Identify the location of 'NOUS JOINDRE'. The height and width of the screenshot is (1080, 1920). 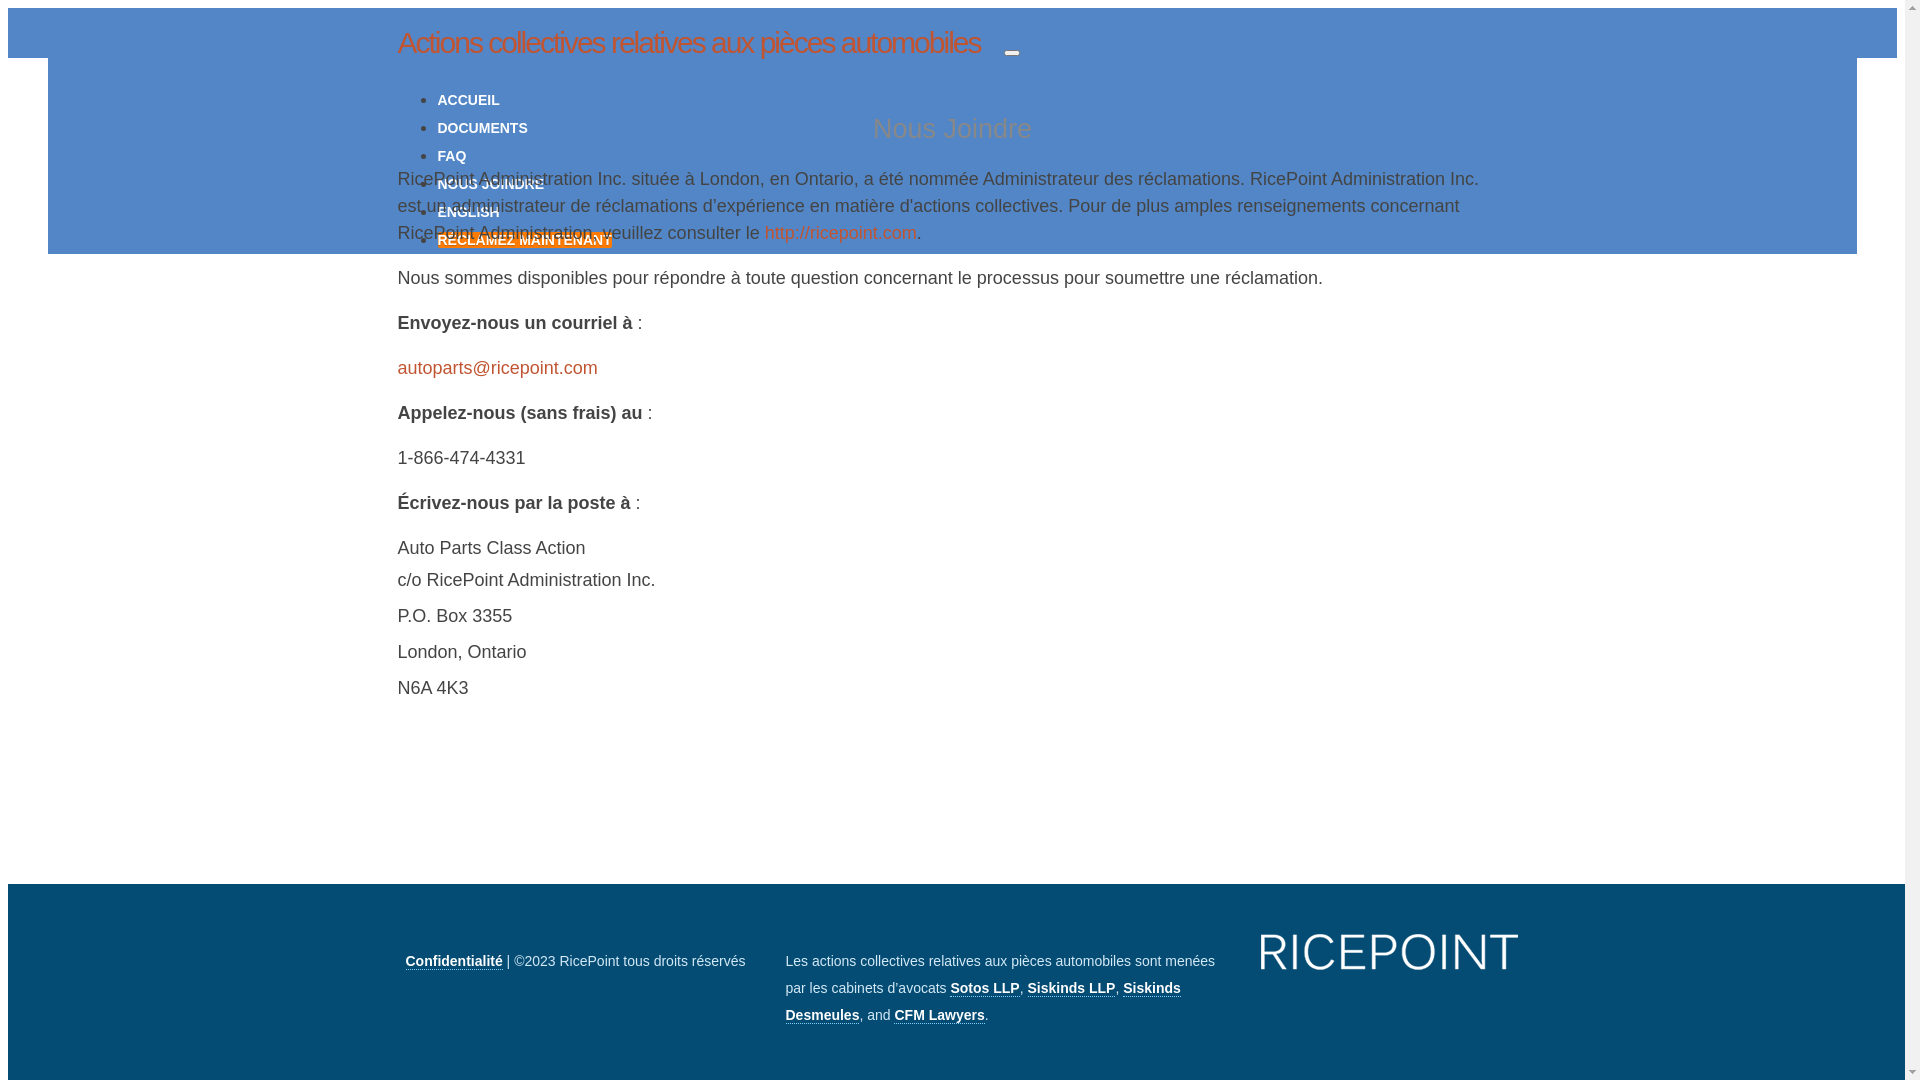
(491, 184).